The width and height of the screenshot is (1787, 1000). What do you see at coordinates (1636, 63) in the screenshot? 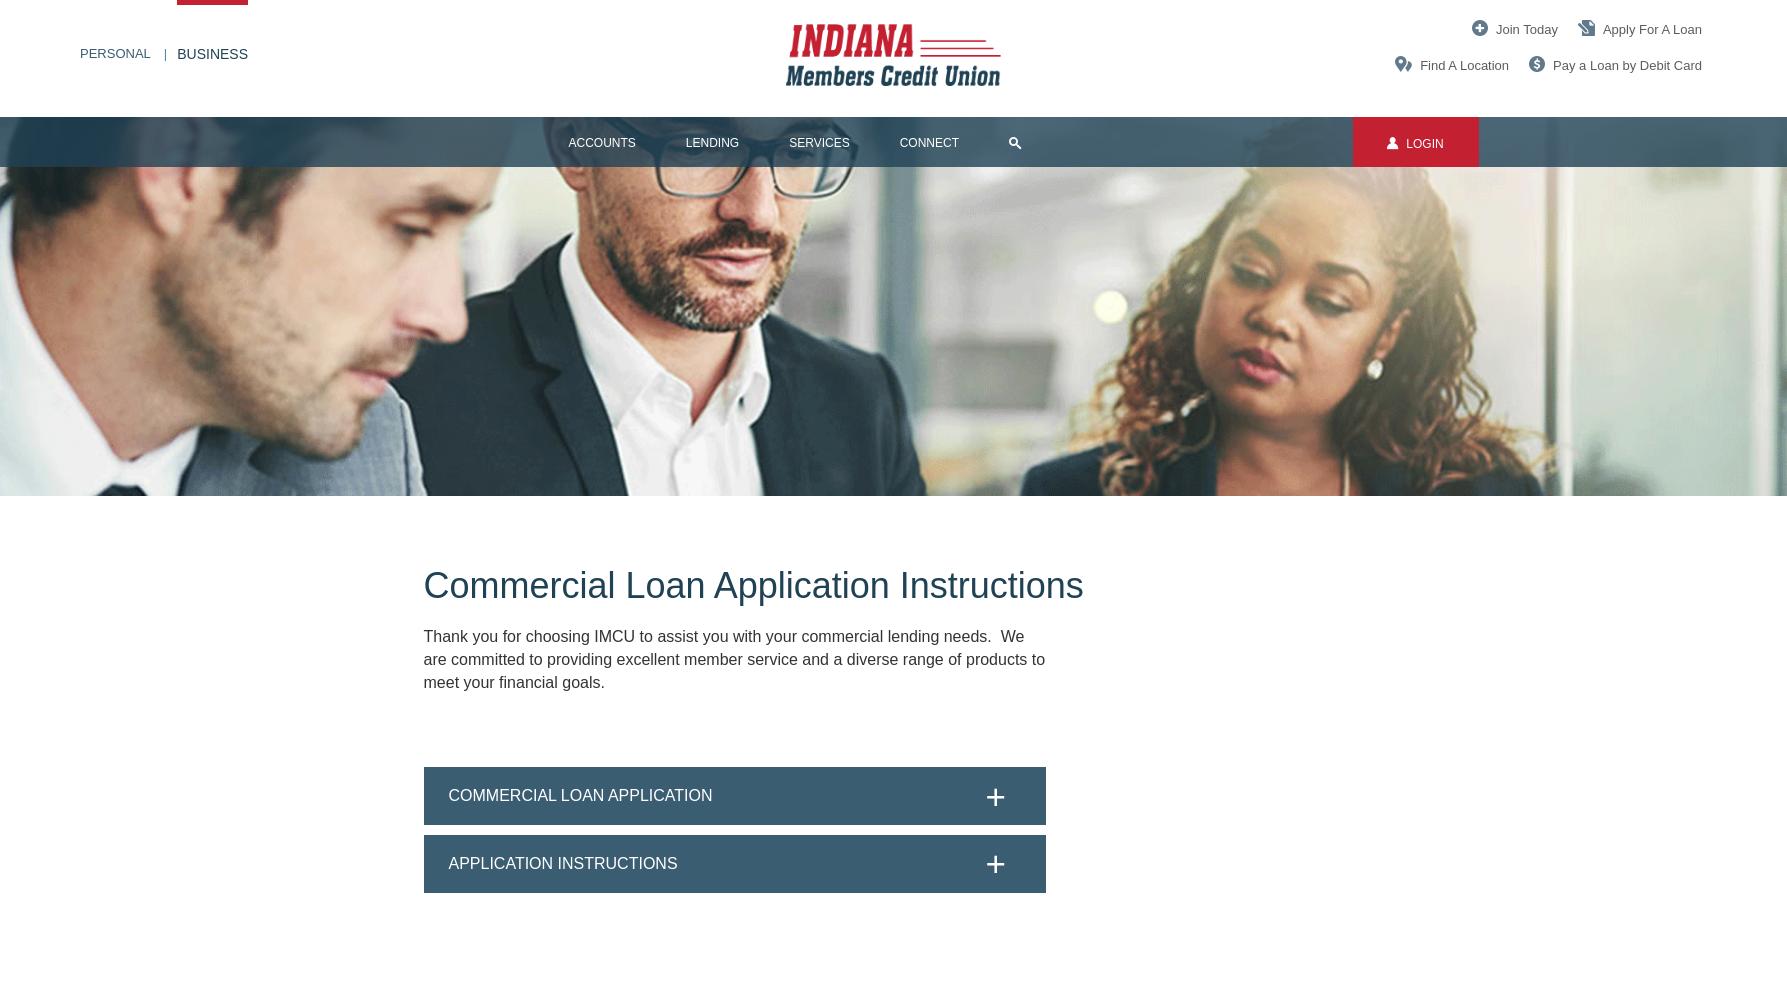
I see `'a Loan by Debit Card'` at bounding box center [1636, 63].